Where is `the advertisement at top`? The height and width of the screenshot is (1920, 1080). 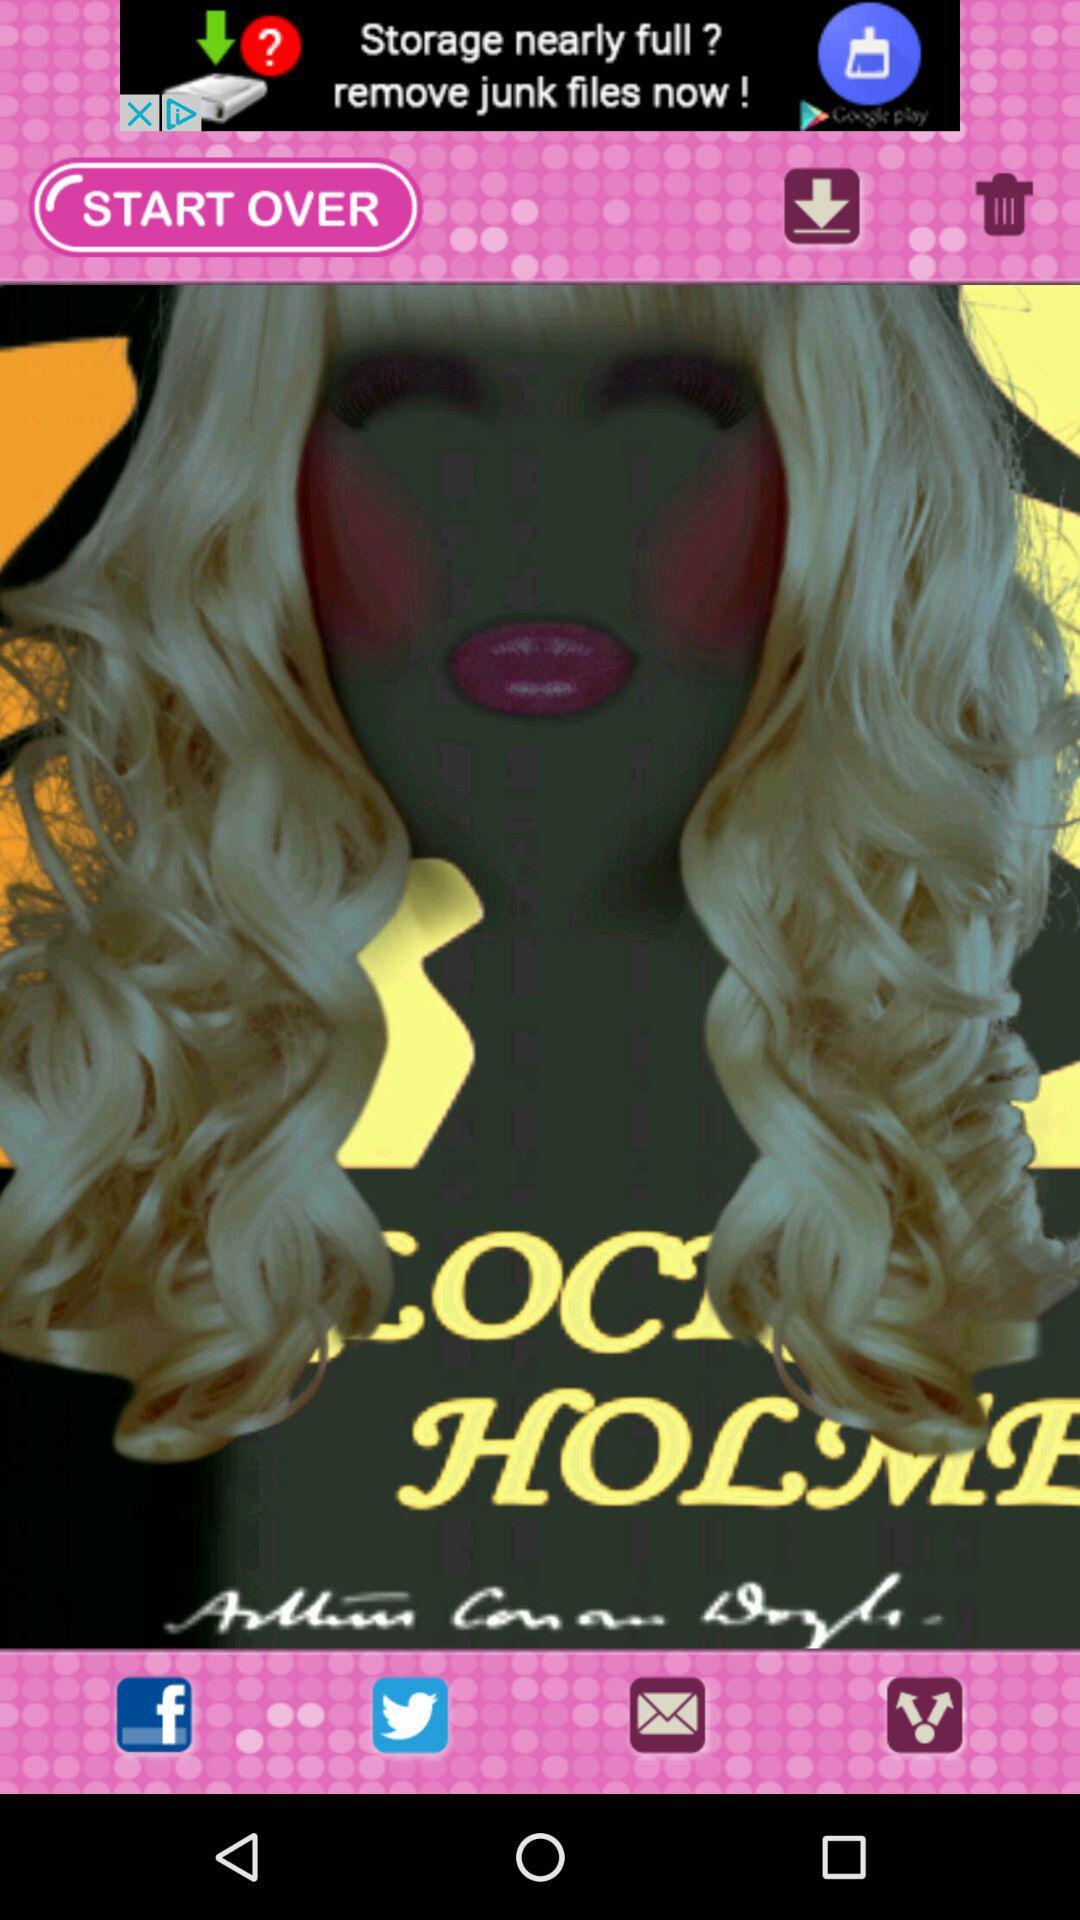 the advertisement at top is located at coordinates (540, 65).